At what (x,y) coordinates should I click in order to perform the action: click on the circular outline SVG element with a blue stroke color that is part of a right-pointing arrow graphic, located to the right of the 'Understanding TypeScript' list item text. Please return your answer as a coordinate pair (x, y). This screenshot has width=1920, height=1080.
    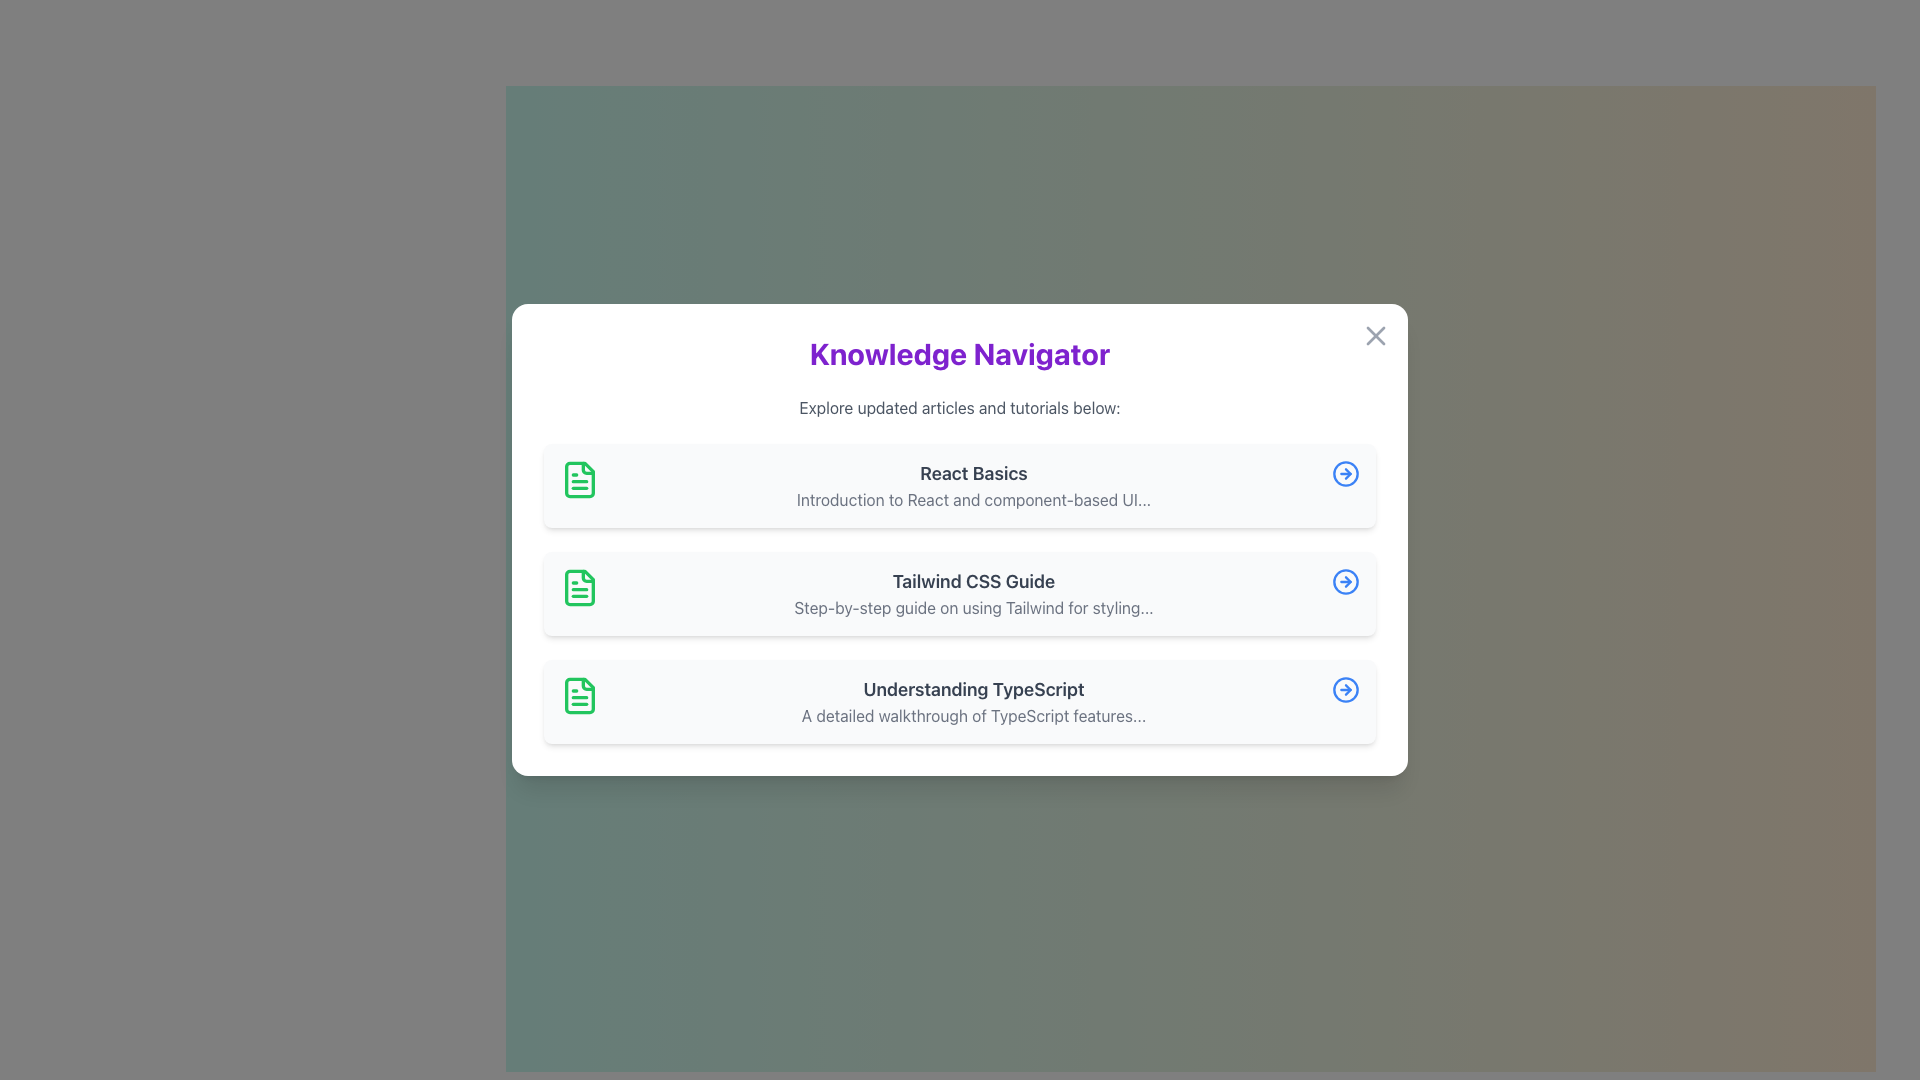
    Looking at the image, I should click on (1345, 689).